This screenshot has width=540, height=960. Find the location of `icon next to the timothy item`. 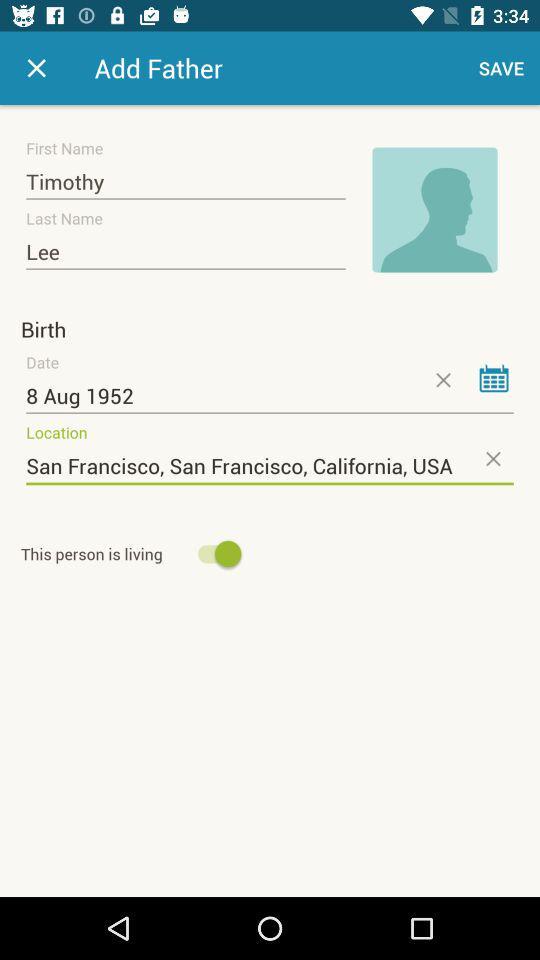

icon next to the timothy item is located at coordinates (434, 210).